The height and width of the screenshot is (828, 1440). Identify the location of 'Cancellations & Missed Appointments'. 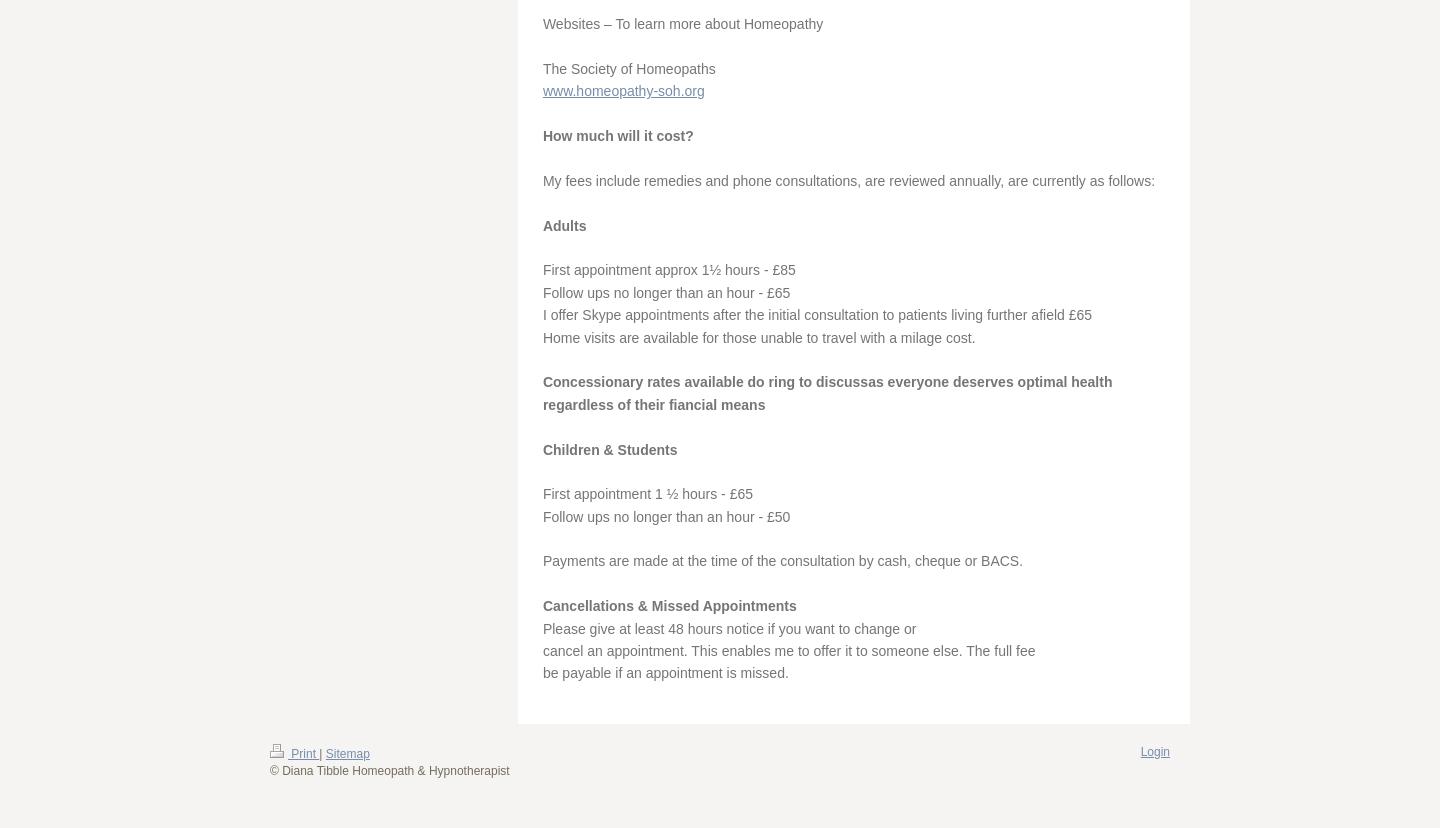
(669, 605).